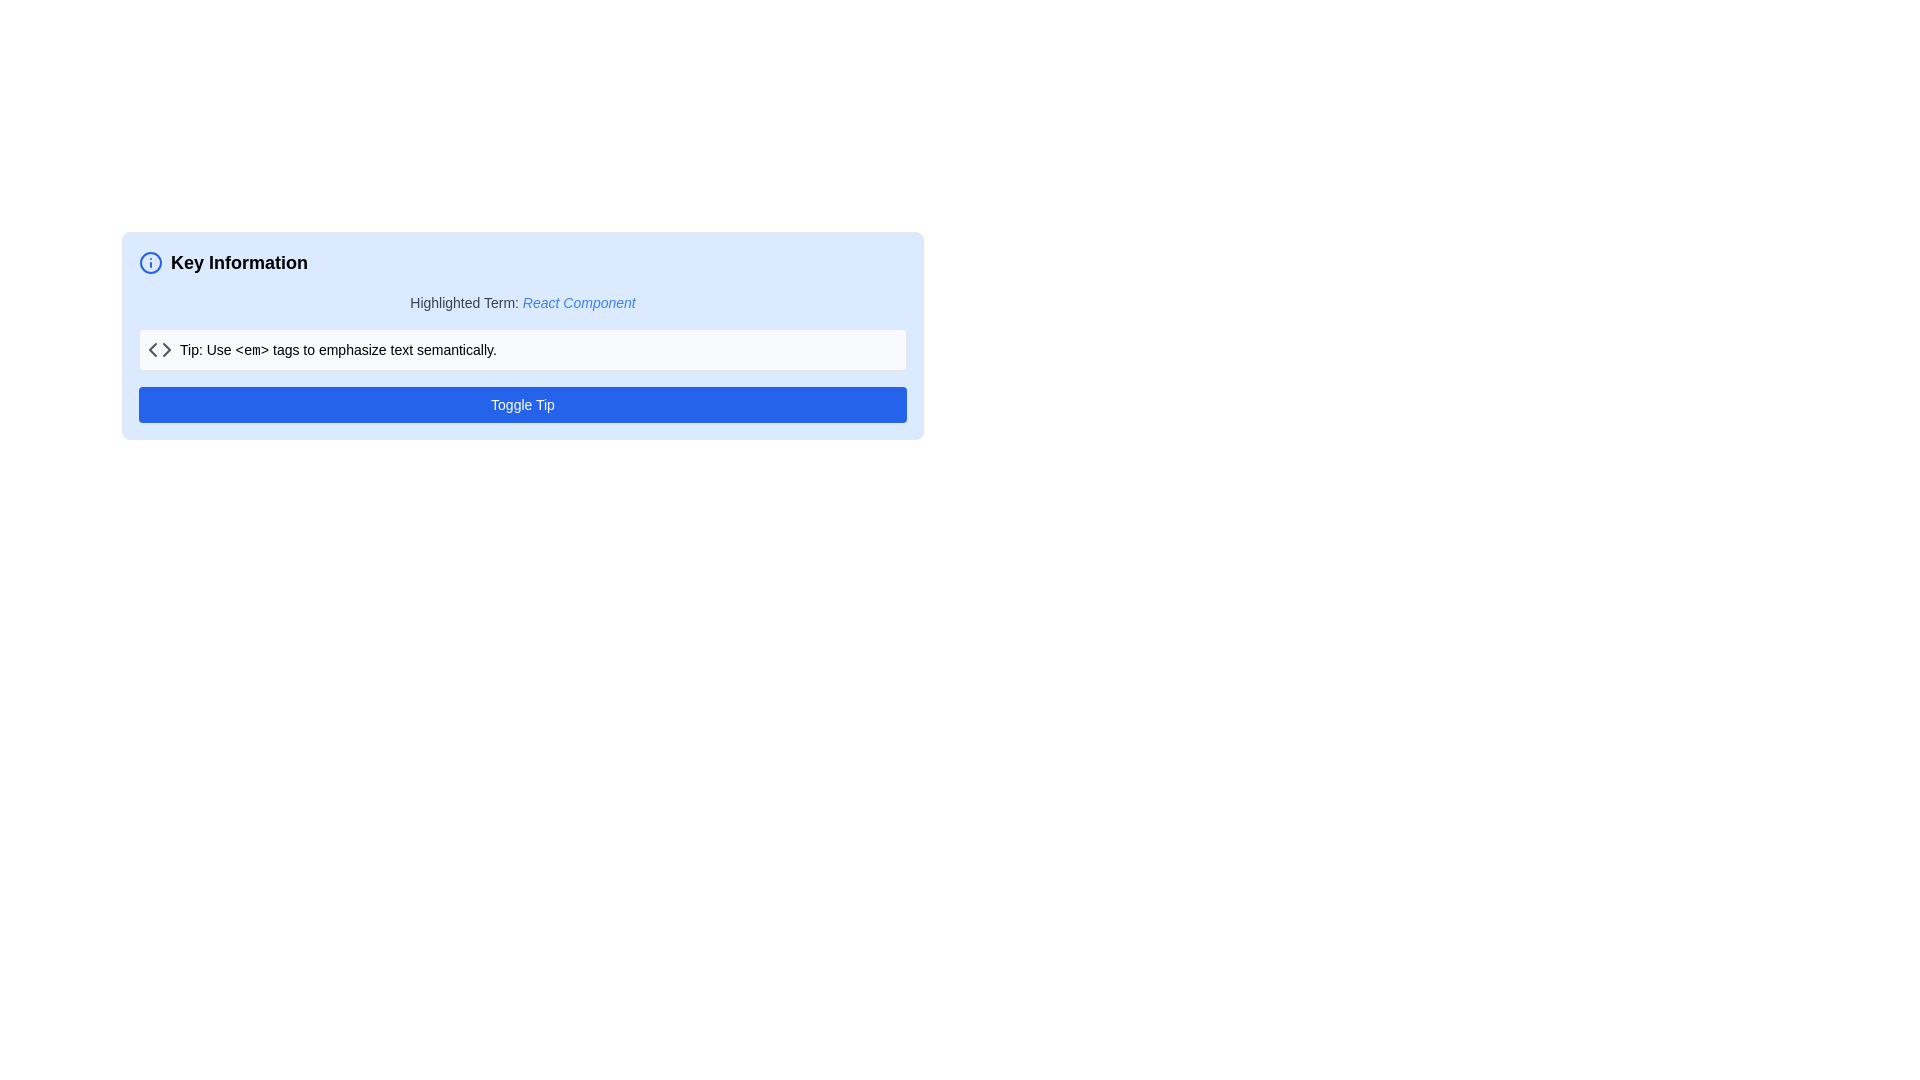 Image resolution: width=1920 pixels, height=1080 pixels. Describe the element at coordinates (149, 261) in the screenshot. I see `the SVG circle element, which is part of the information symbol icon located in the top-left area of the blue-paneled 'Key Information' section` at that location.